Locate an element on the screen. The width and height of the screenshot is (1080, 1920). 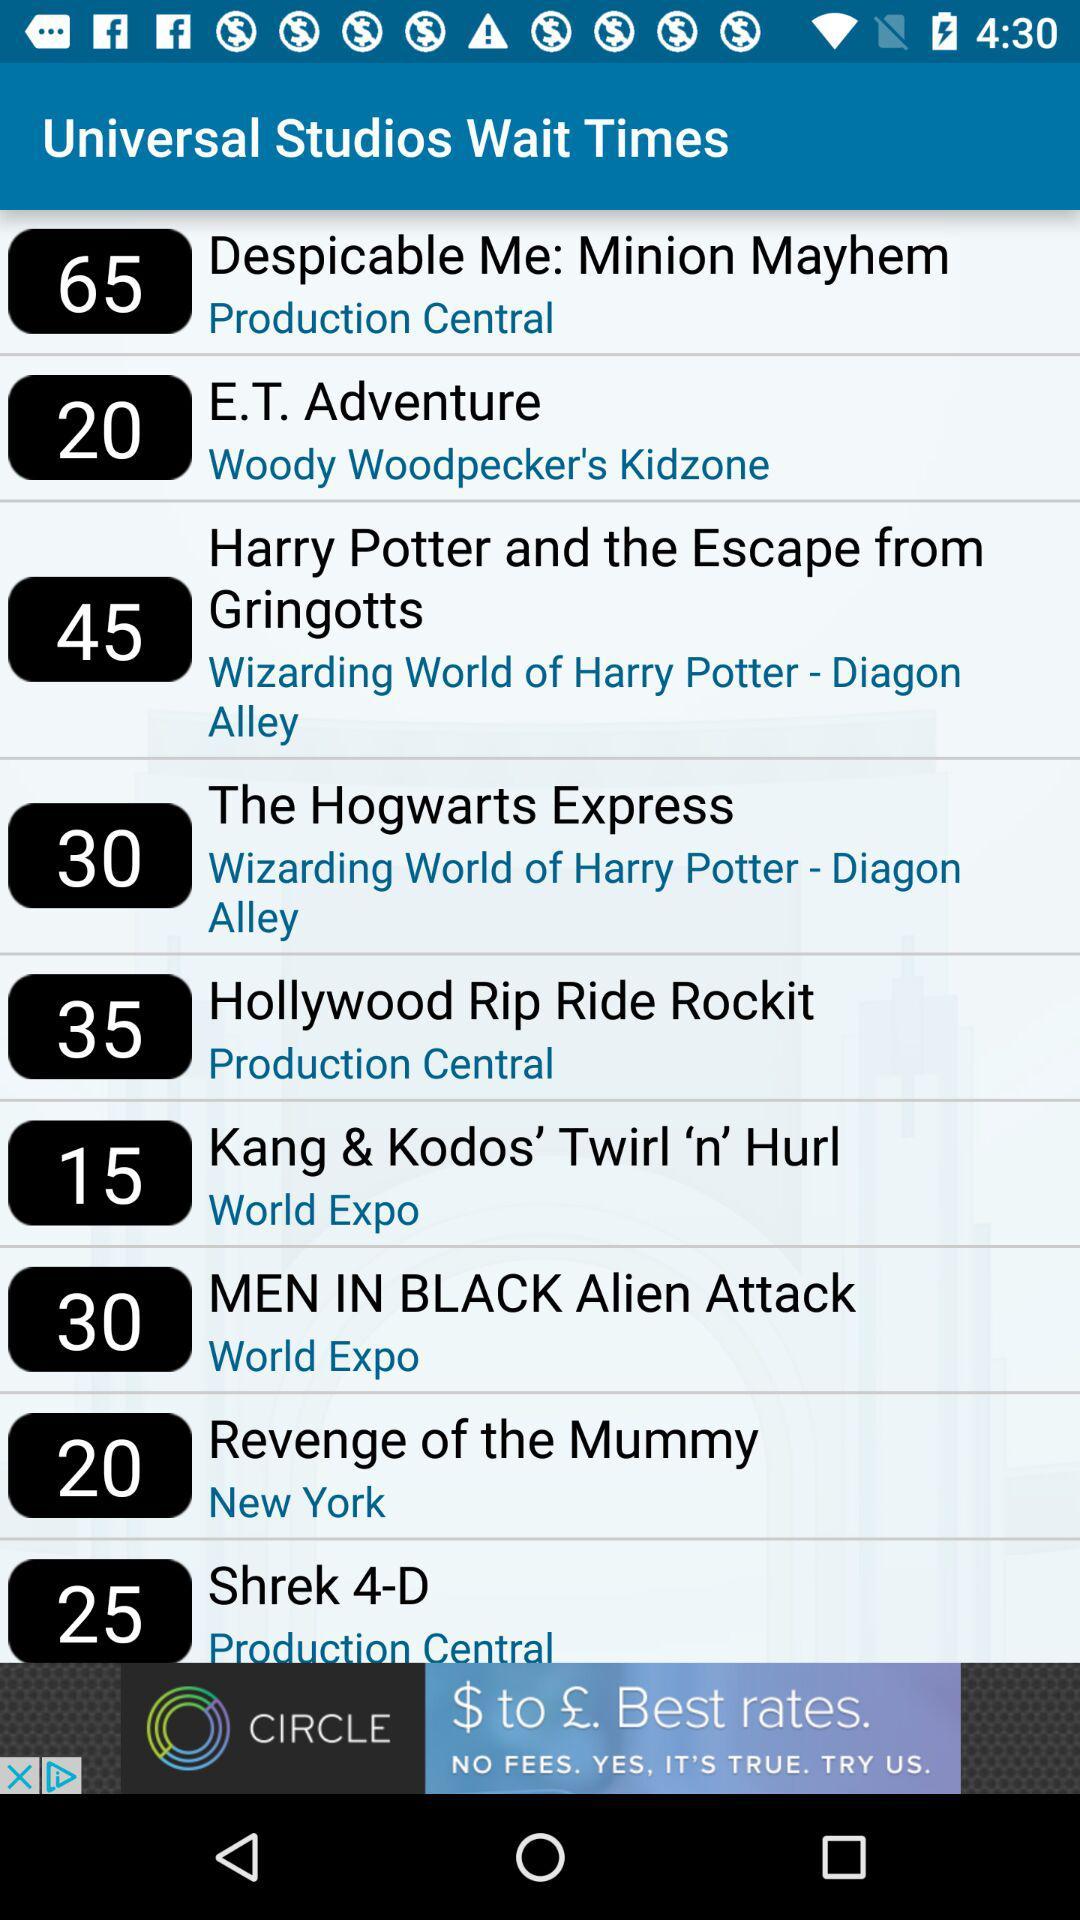
icon to the left of the hollywood rip ride is located at coordinates (100, 1026).